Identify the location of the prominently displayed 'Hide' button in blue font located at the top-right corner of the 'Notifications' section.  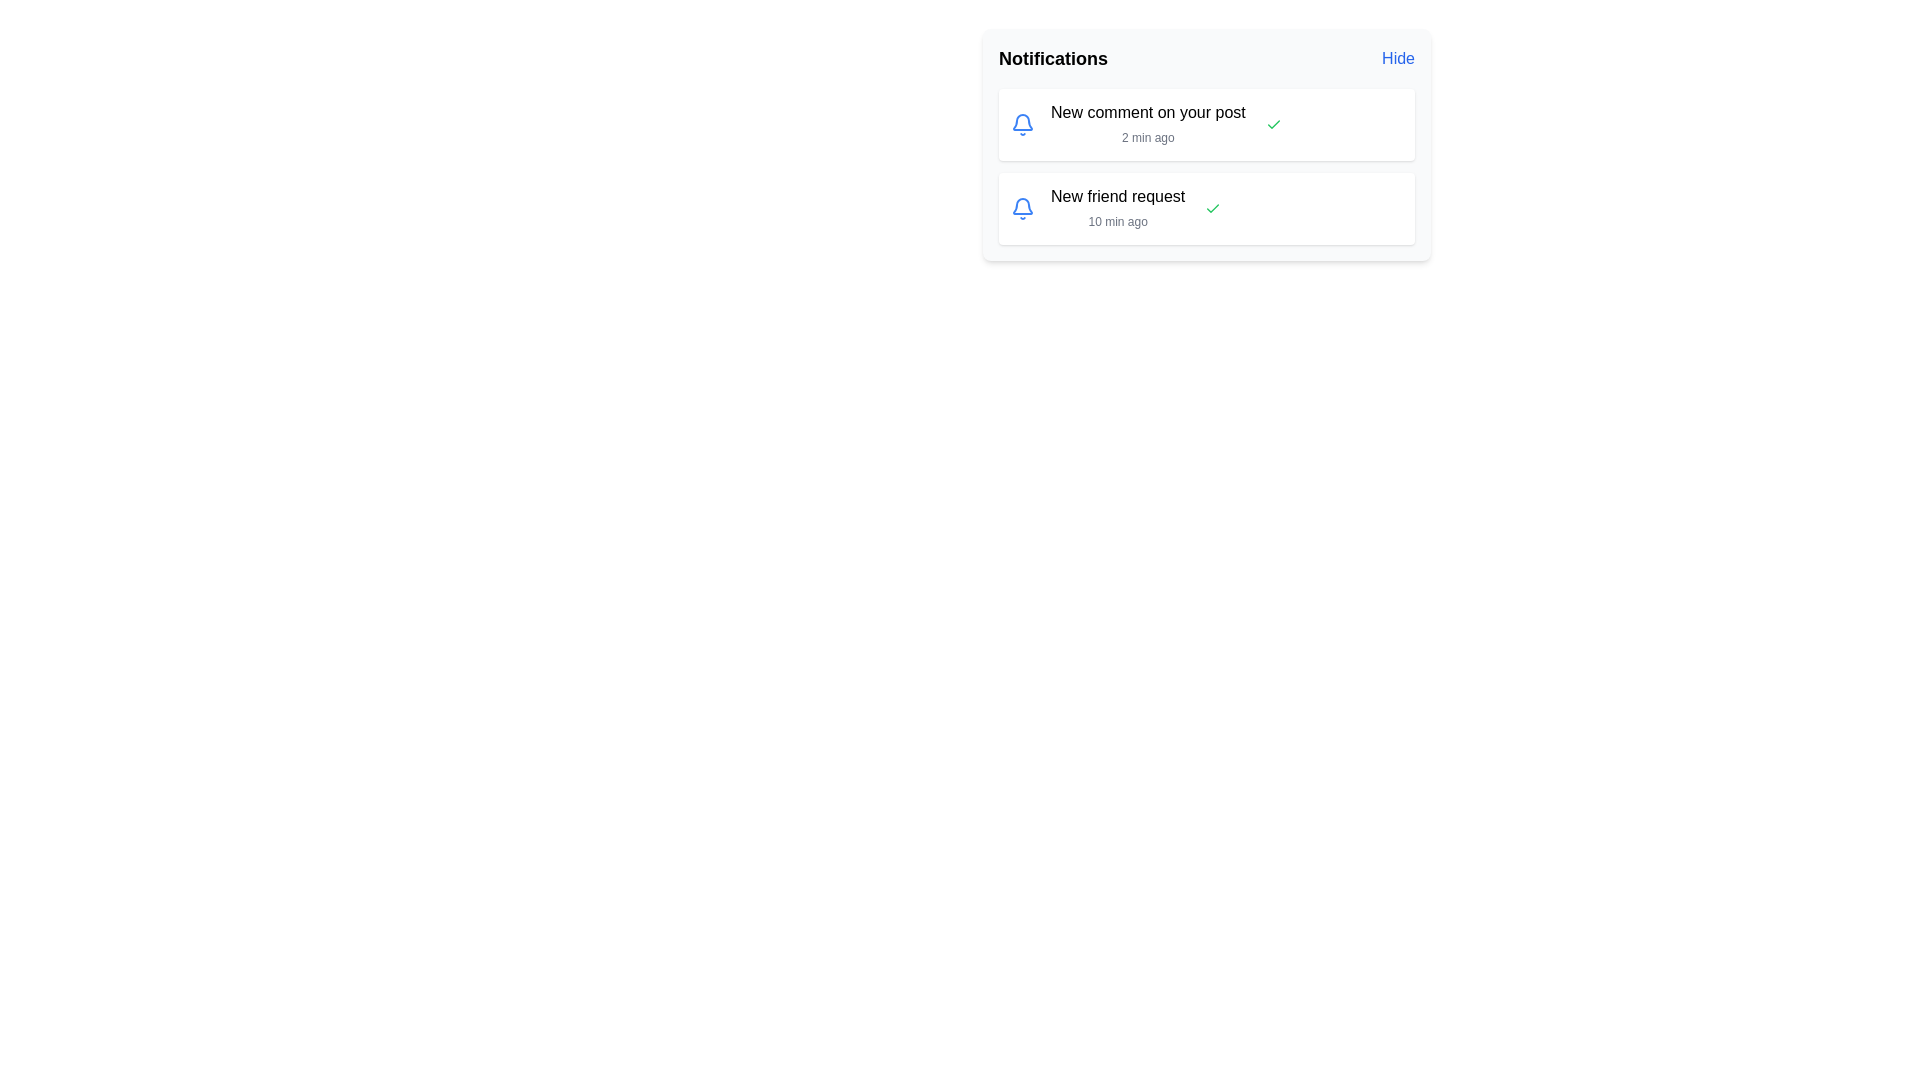
(1397, 57).